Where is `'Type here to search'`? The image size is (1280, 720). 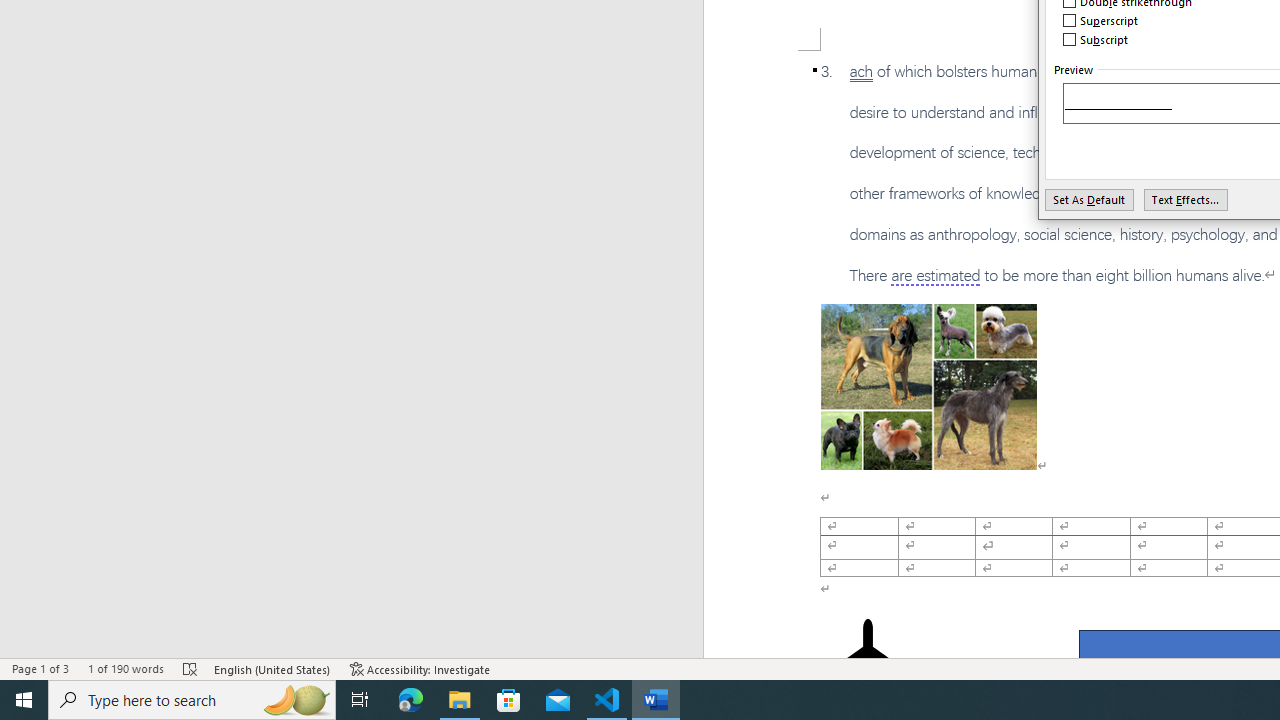 'Type here to search' is located at coordinates (192, 698).